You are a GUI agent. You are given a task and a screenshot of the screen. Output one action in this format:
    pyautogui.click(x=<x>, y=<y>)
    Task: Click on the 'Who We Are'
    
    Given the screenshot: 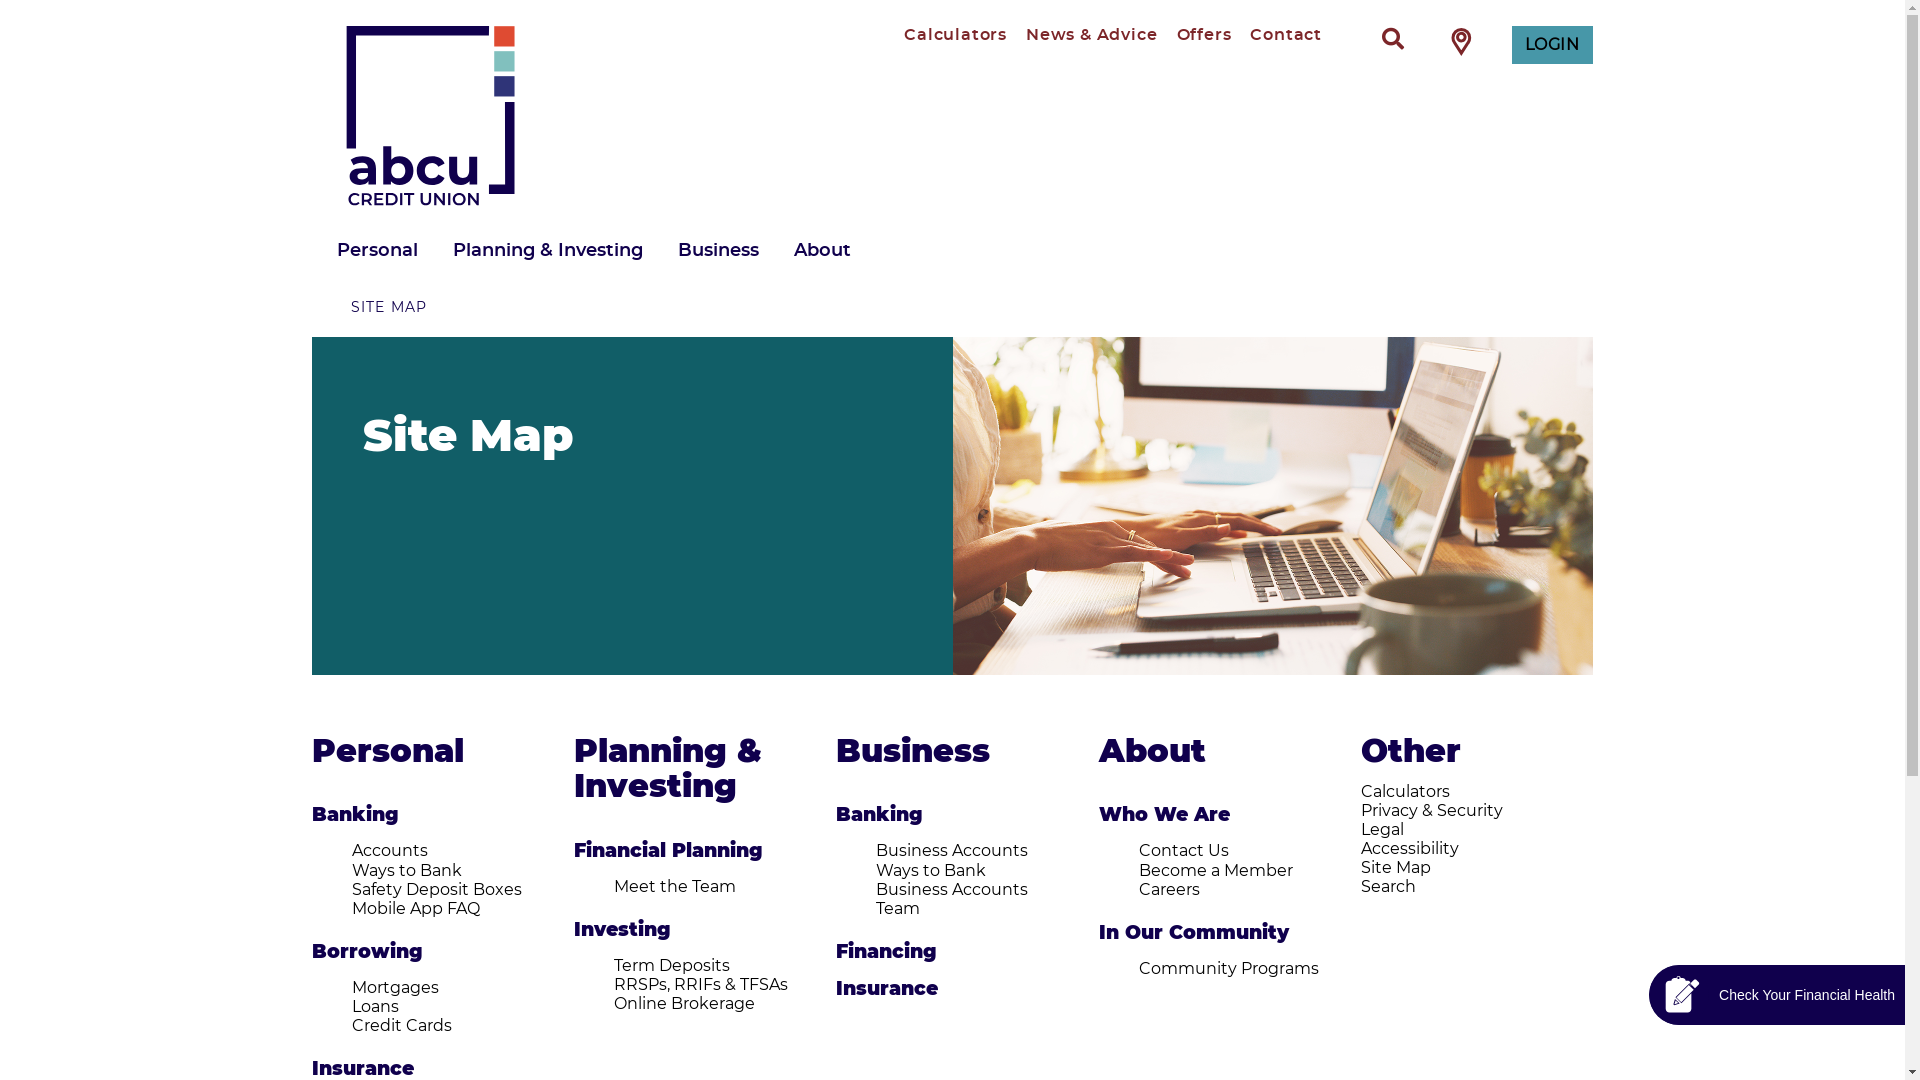 What is the action you would take?
    pyautogui.click(x=1098, y=815)
    